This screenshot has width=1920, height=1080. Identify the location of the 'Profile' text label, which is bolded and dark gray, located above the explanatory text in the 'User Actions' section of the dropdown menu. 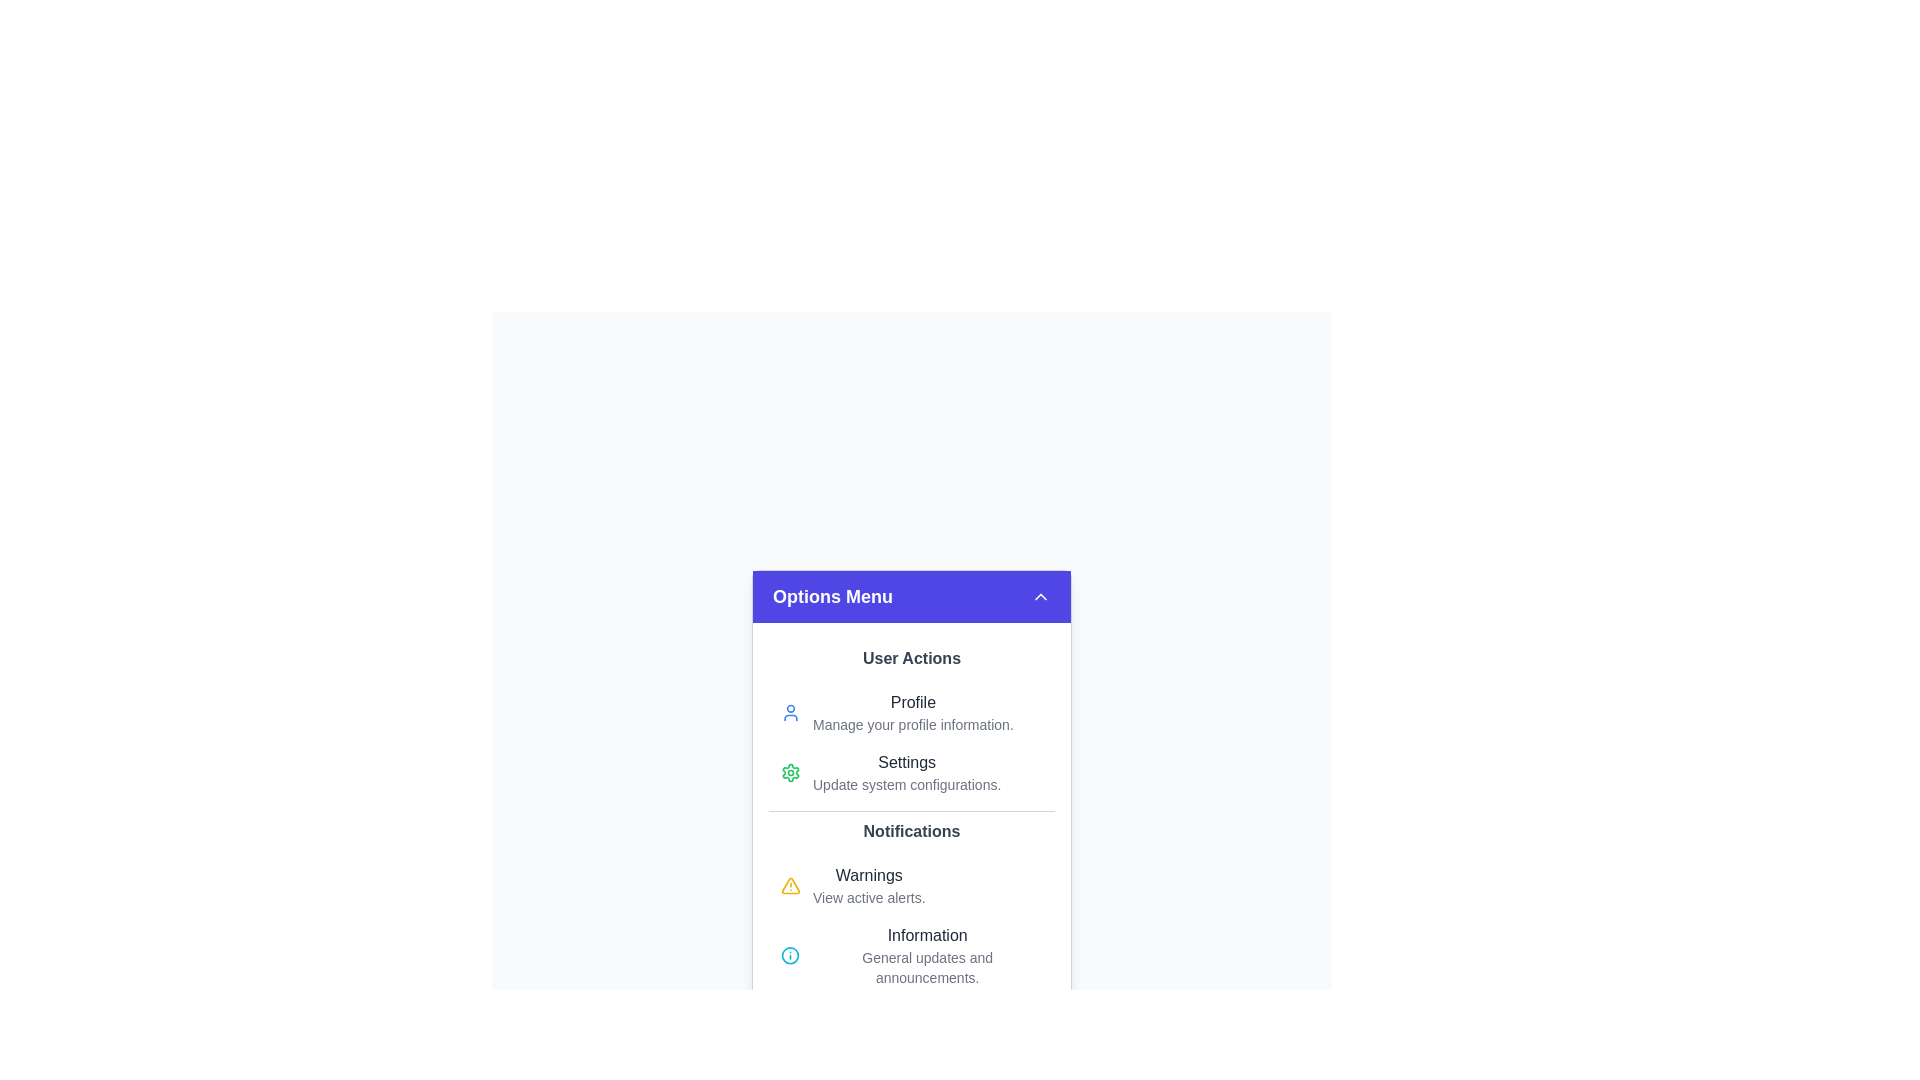
(912, 701).